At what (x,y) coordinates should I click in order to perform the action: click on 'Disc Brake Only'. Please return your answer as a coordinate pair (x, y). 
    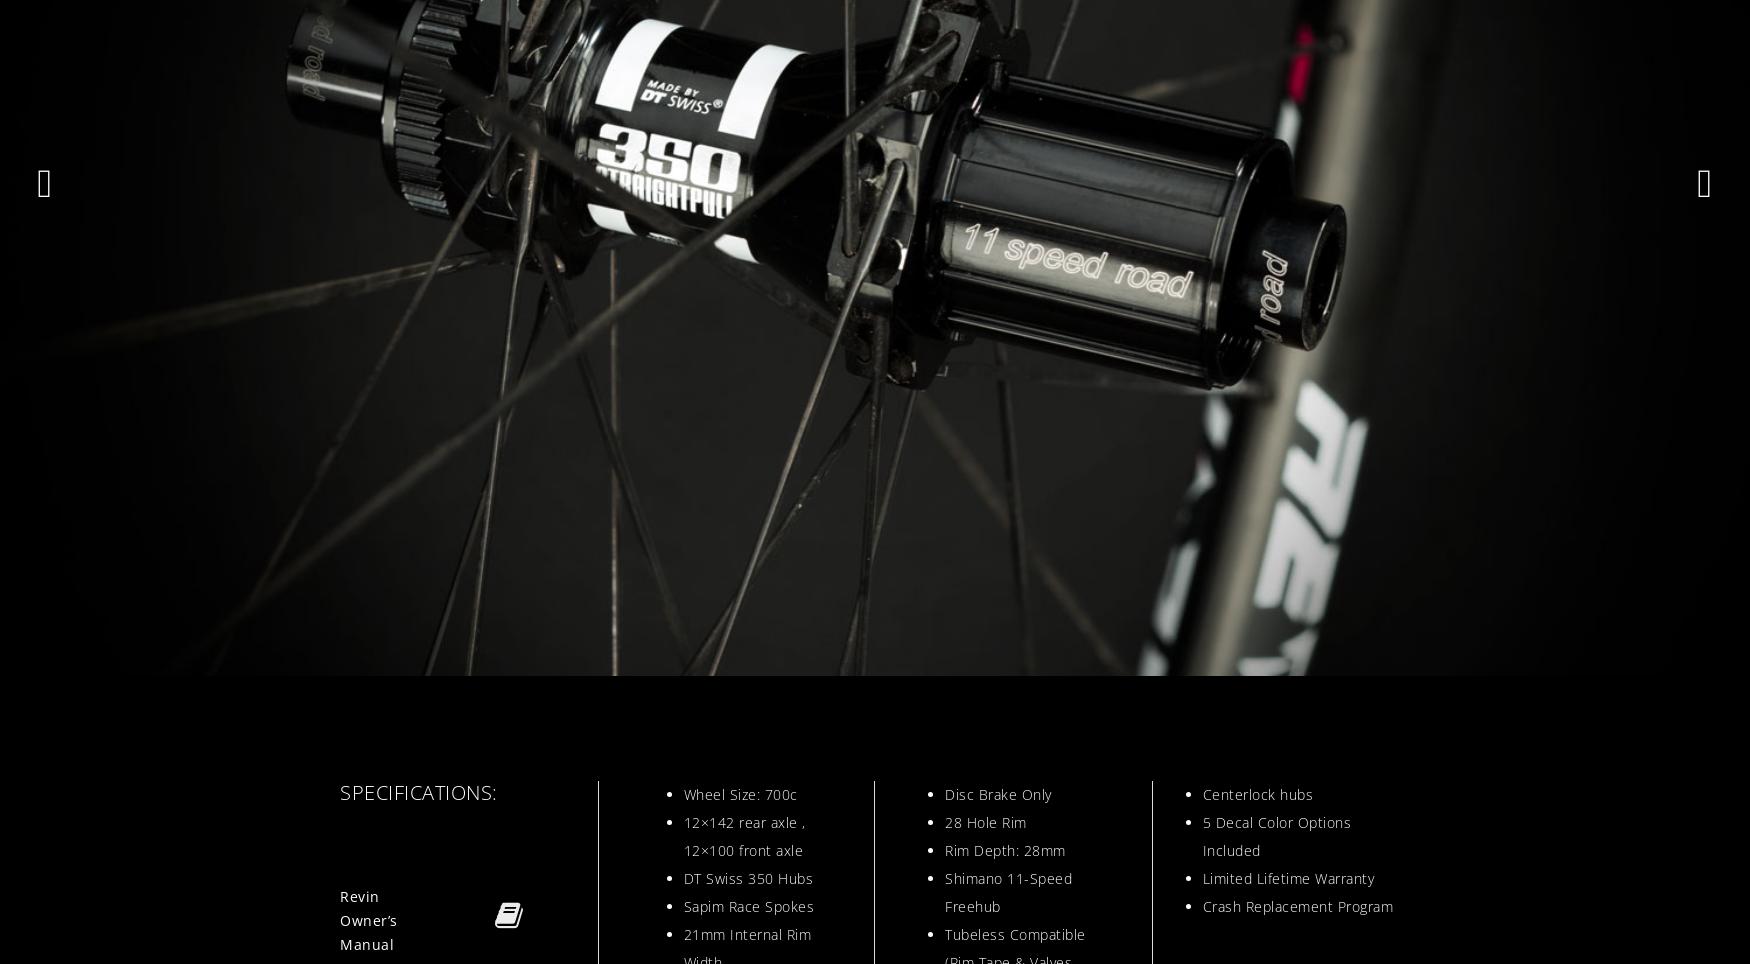
    Looking at the image, I should click on (998, 794).